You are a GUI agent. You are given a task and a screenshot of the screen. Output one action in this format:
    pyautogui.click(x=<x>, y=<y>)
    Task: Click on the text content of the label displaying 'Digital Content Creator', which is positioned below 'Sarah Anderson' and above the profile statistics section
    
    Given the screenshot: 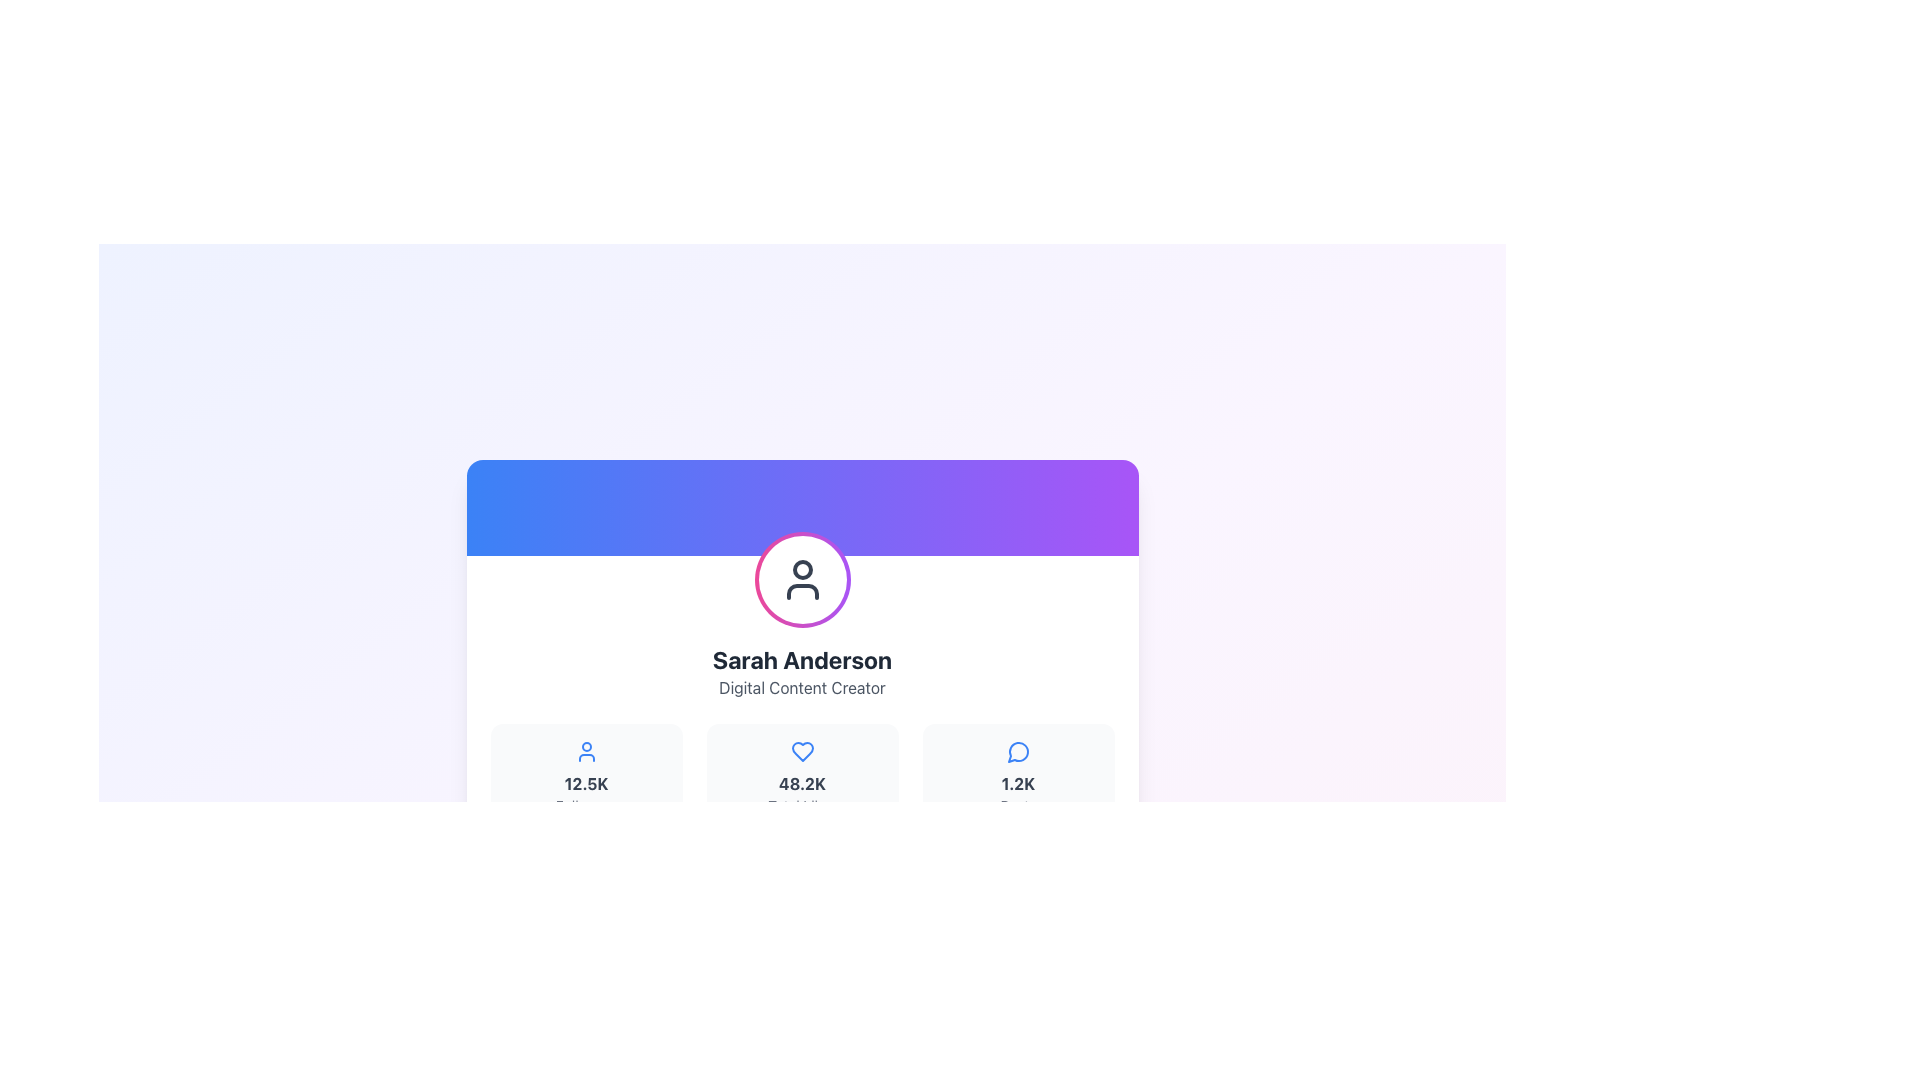 What is the action you would take?
    pyautogui.click(x=802, y=686)
    